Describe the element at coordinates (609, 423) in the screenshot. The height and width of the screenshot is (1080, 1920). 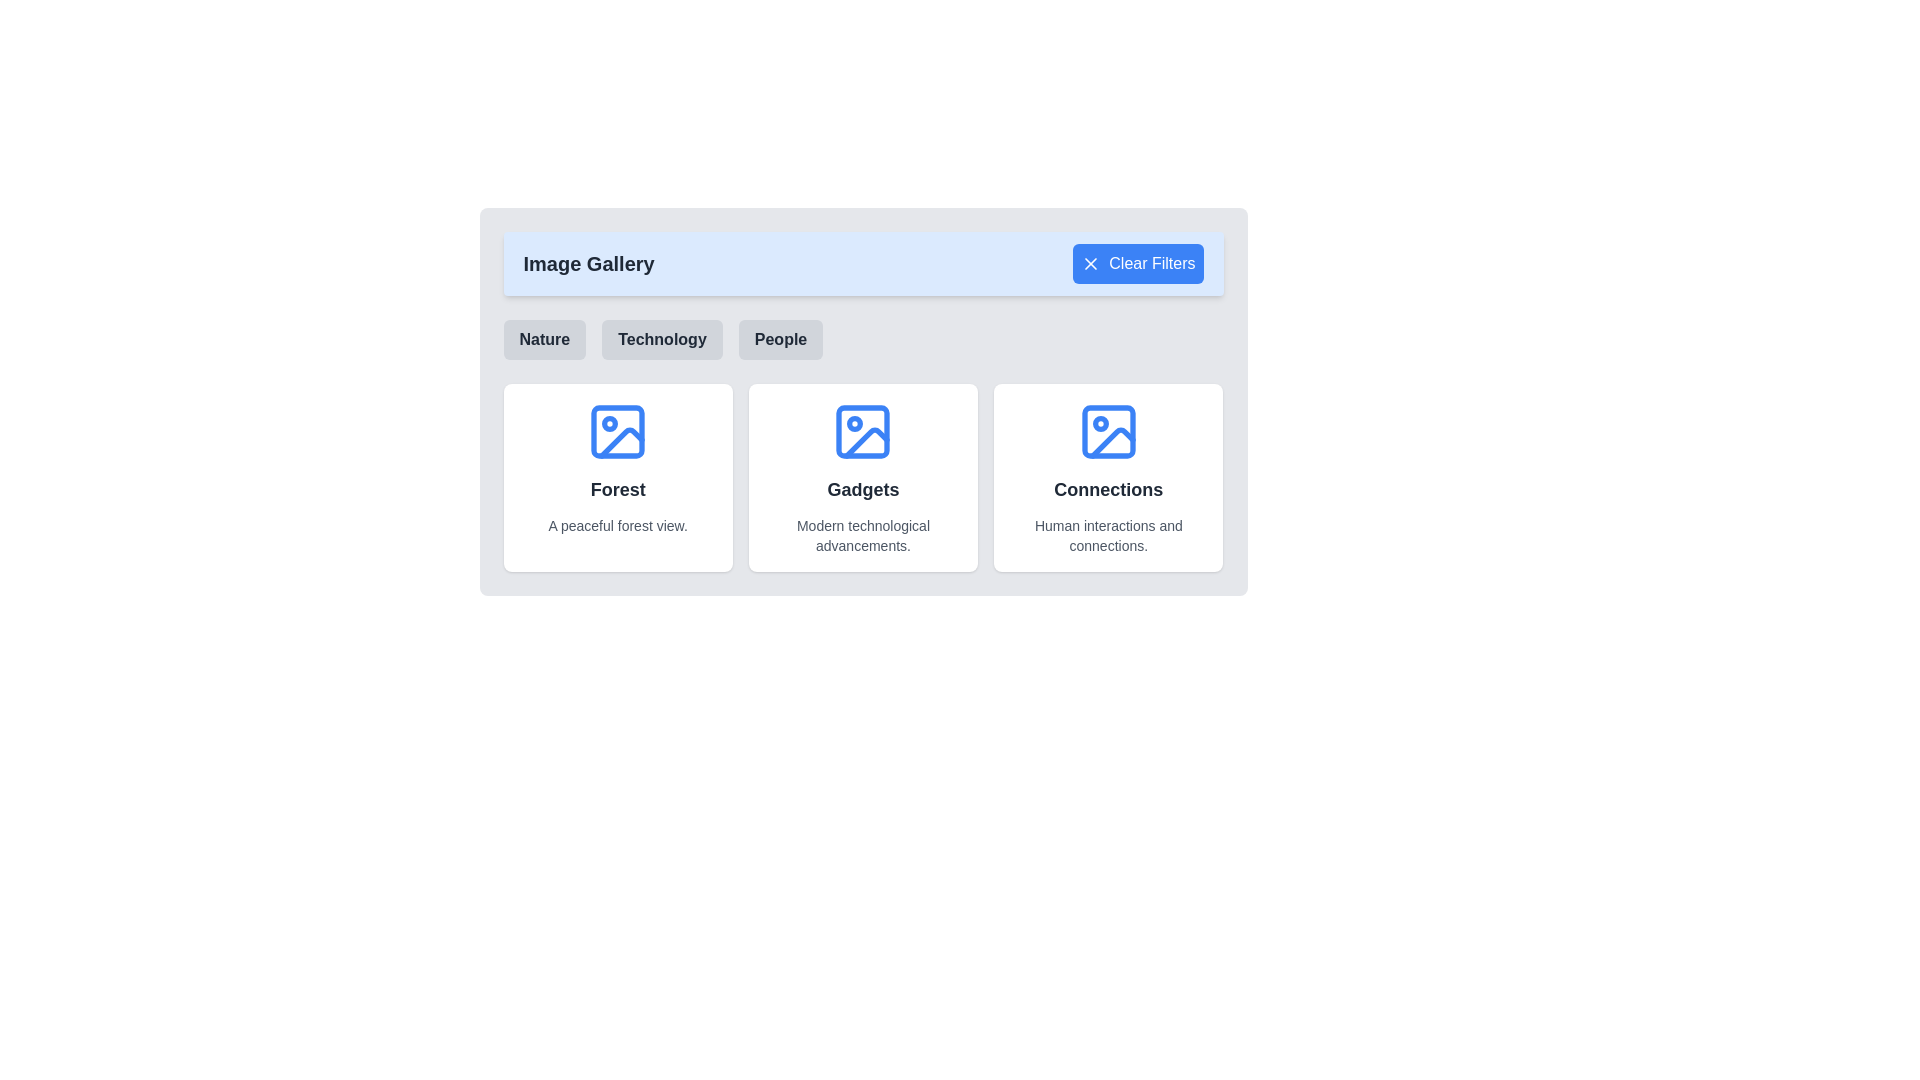
I see `the decorative SVG circle element within the 'Forest' card, located in the upper-left corner` at that location.